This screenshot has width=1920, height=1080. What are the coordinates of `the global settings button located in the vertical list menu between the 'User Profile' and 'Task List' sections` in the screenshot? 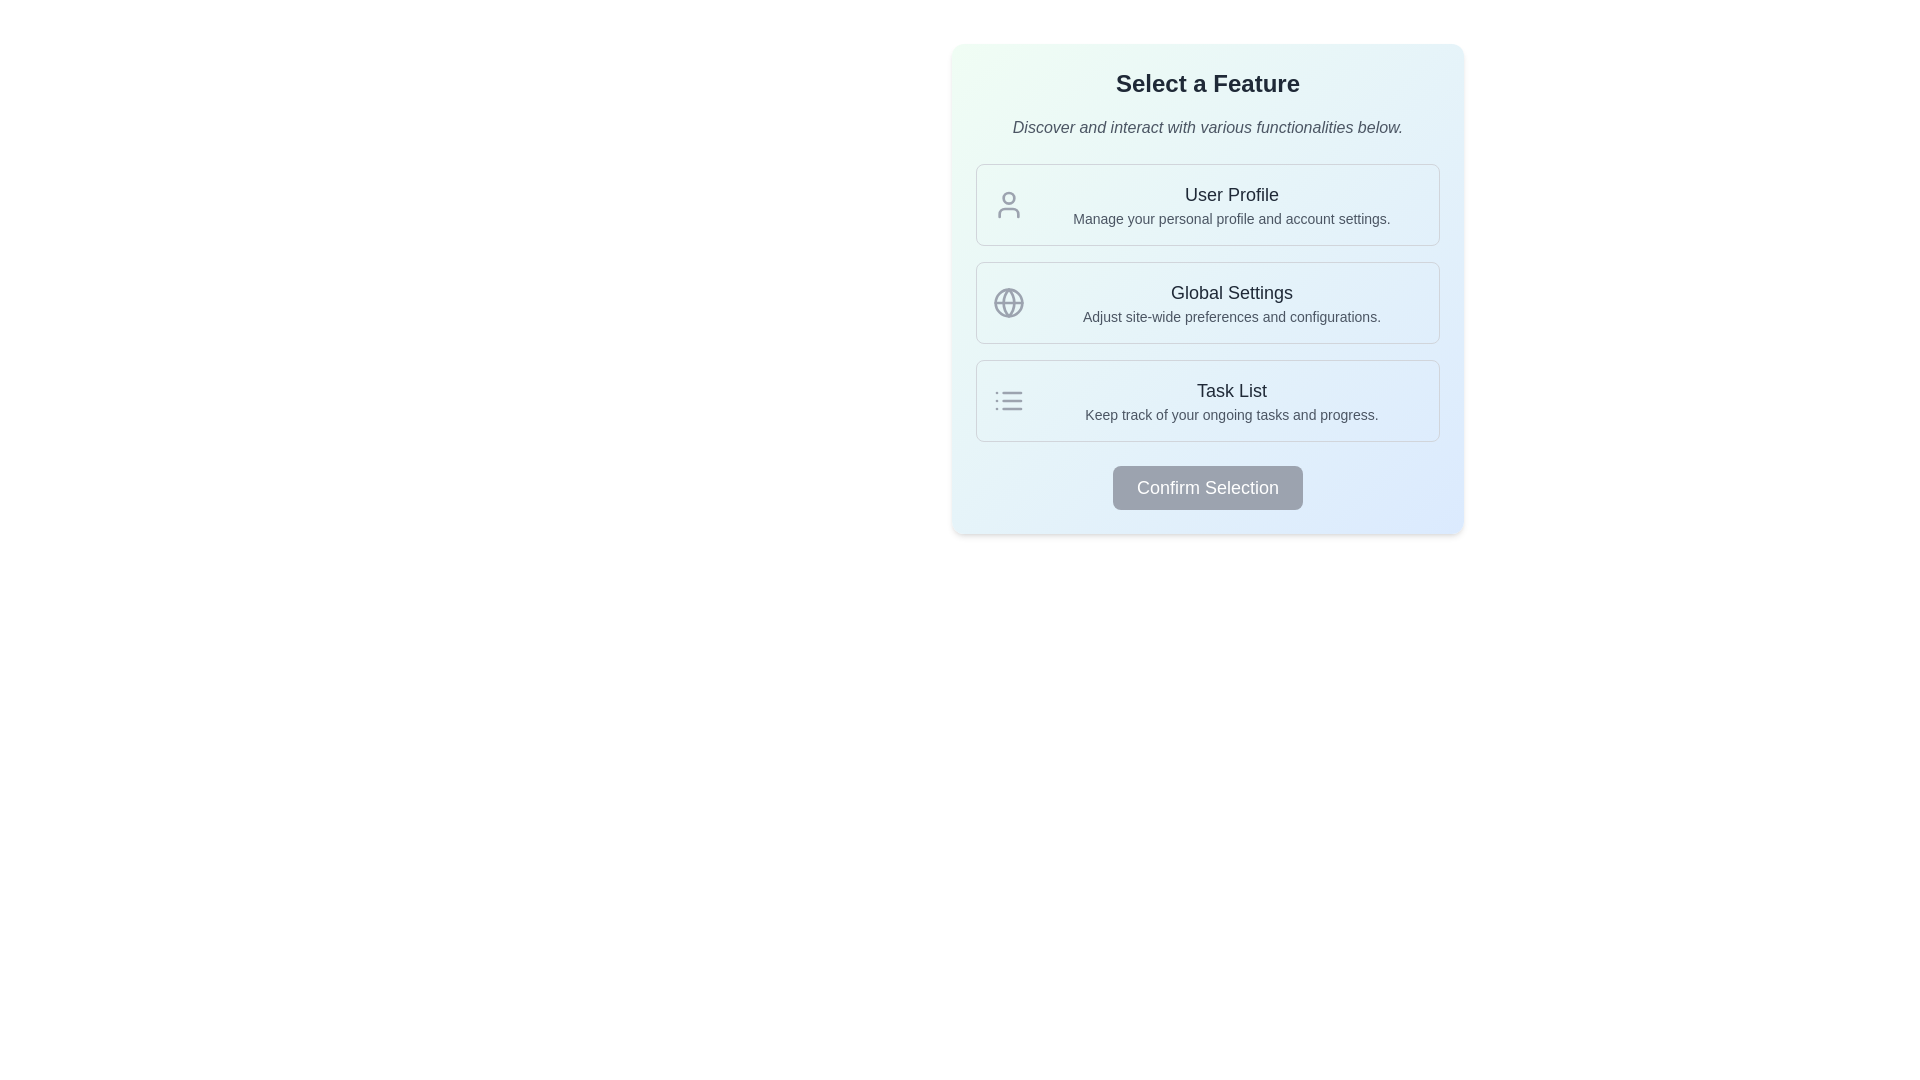 It's located at (1207, 303).